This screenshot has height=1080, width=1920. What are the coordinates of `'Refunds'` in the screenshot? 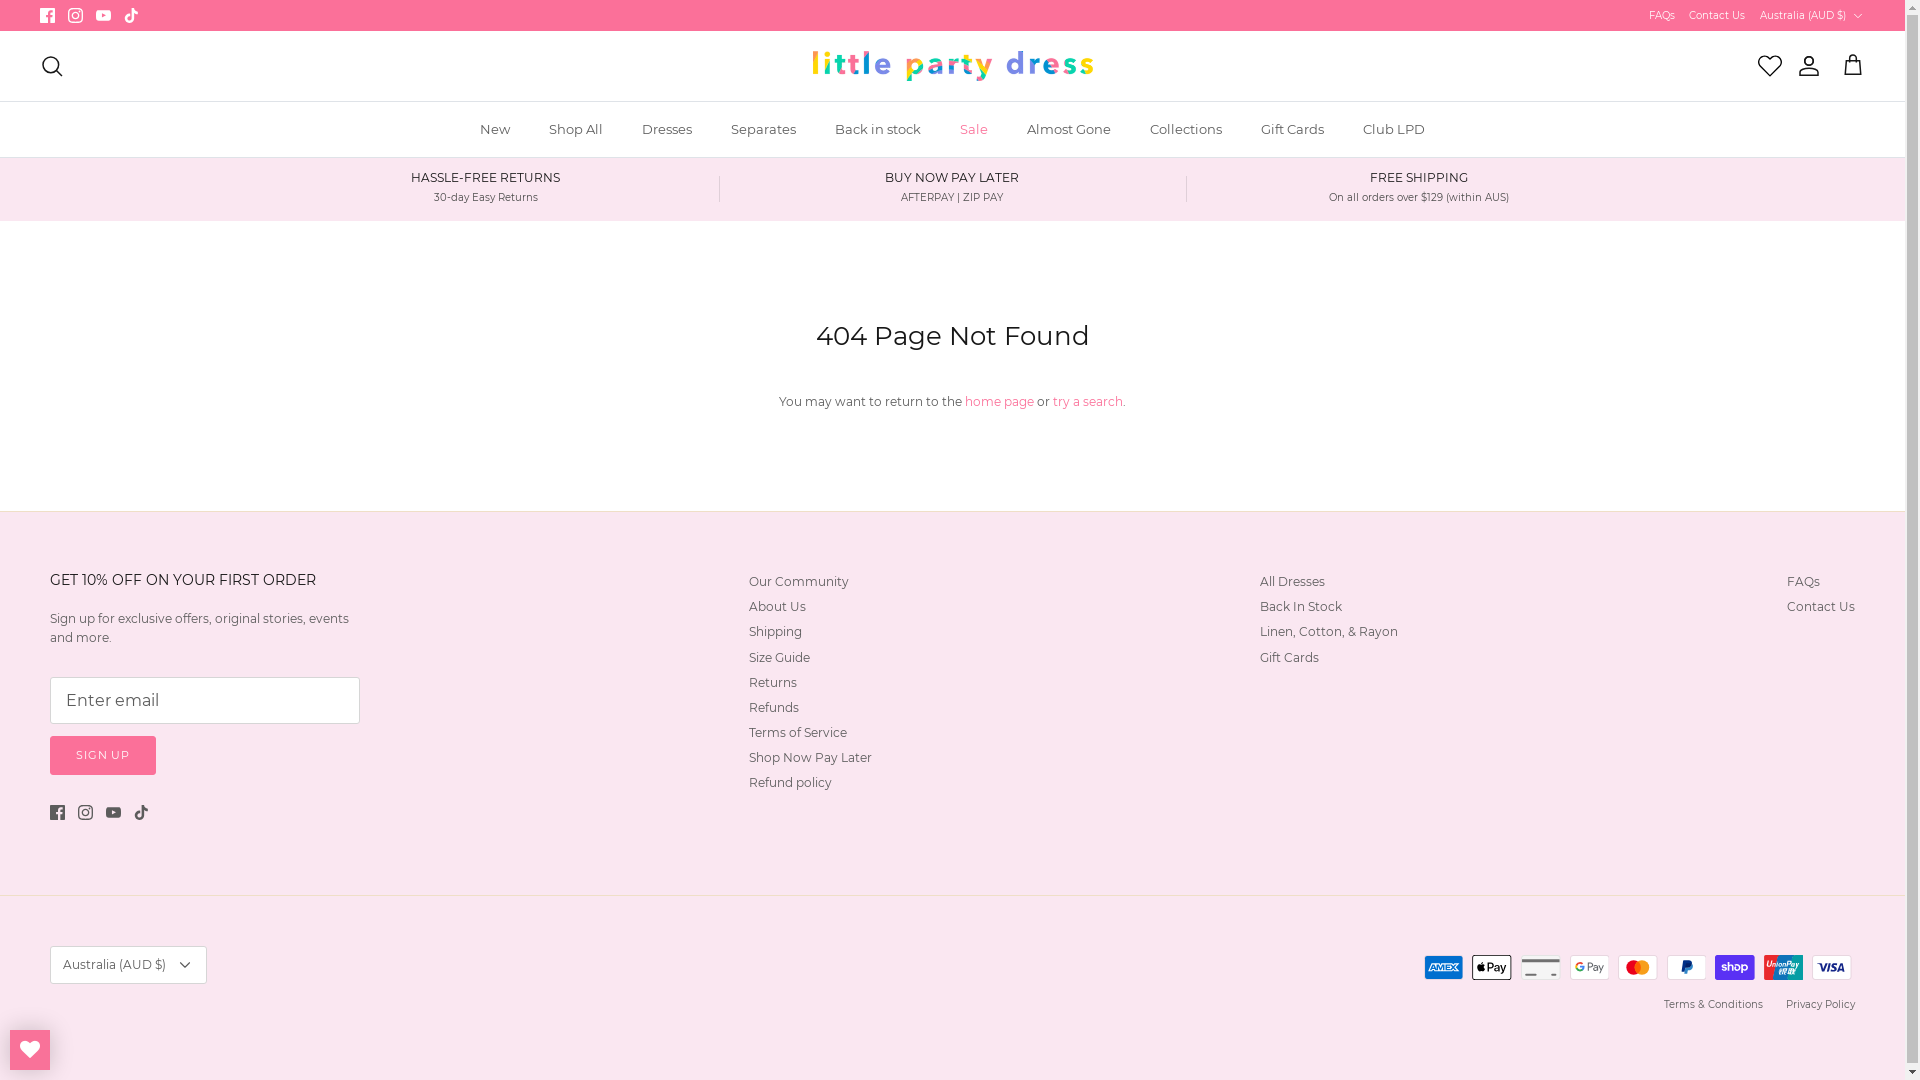 It's located at (772, 706).